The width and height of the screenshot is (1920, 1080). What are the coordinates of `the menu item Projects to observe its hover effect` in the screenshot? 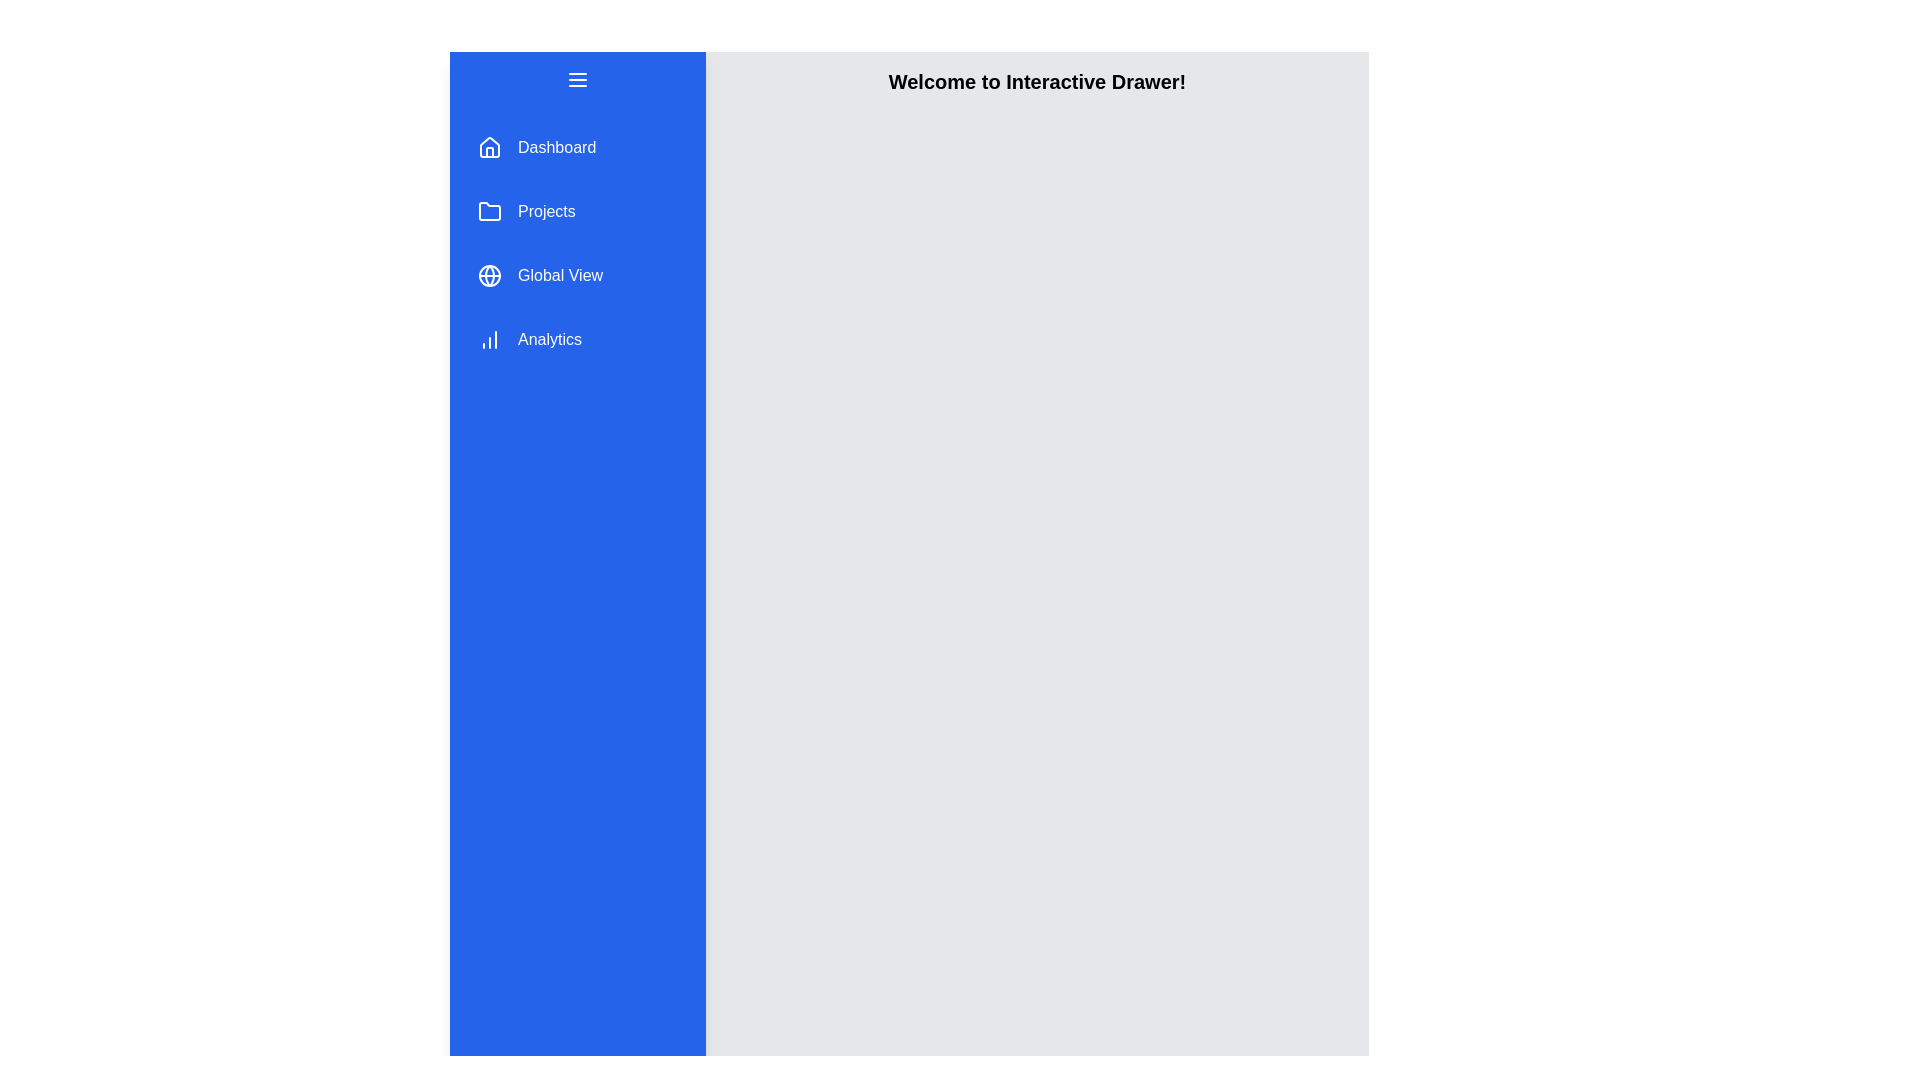 It's located at (576, 212).